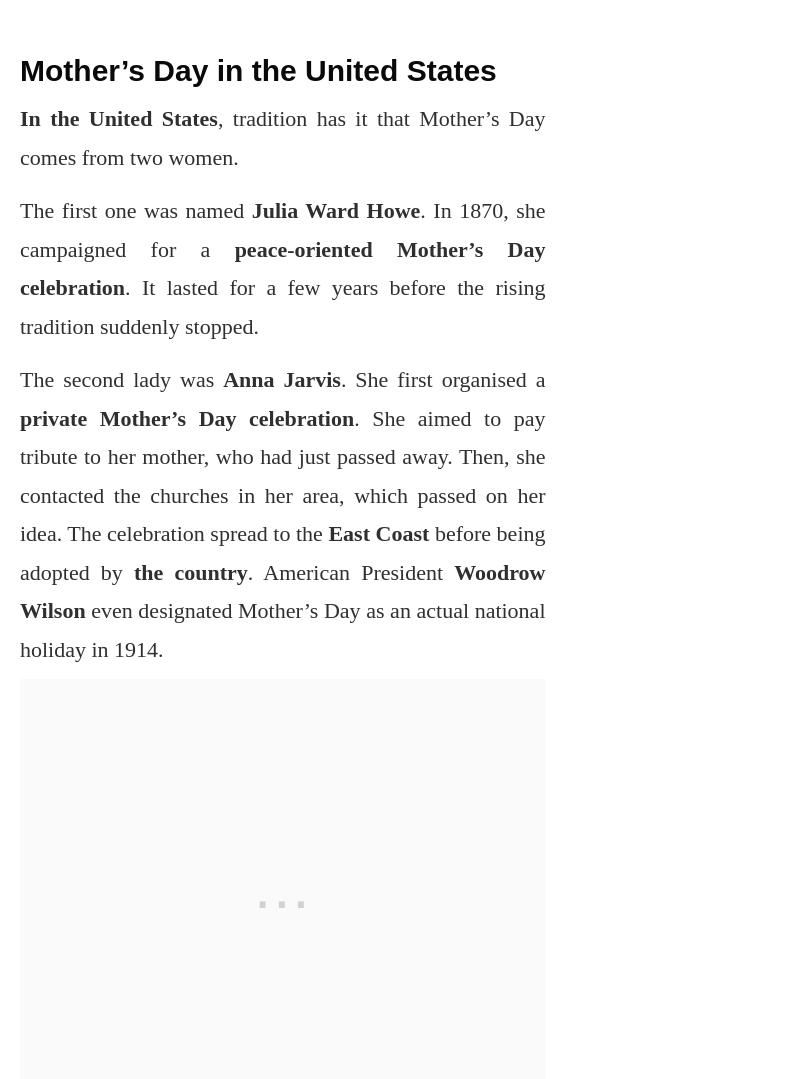  I want to click on 'Woodrow Wilson', so click(20, 590).